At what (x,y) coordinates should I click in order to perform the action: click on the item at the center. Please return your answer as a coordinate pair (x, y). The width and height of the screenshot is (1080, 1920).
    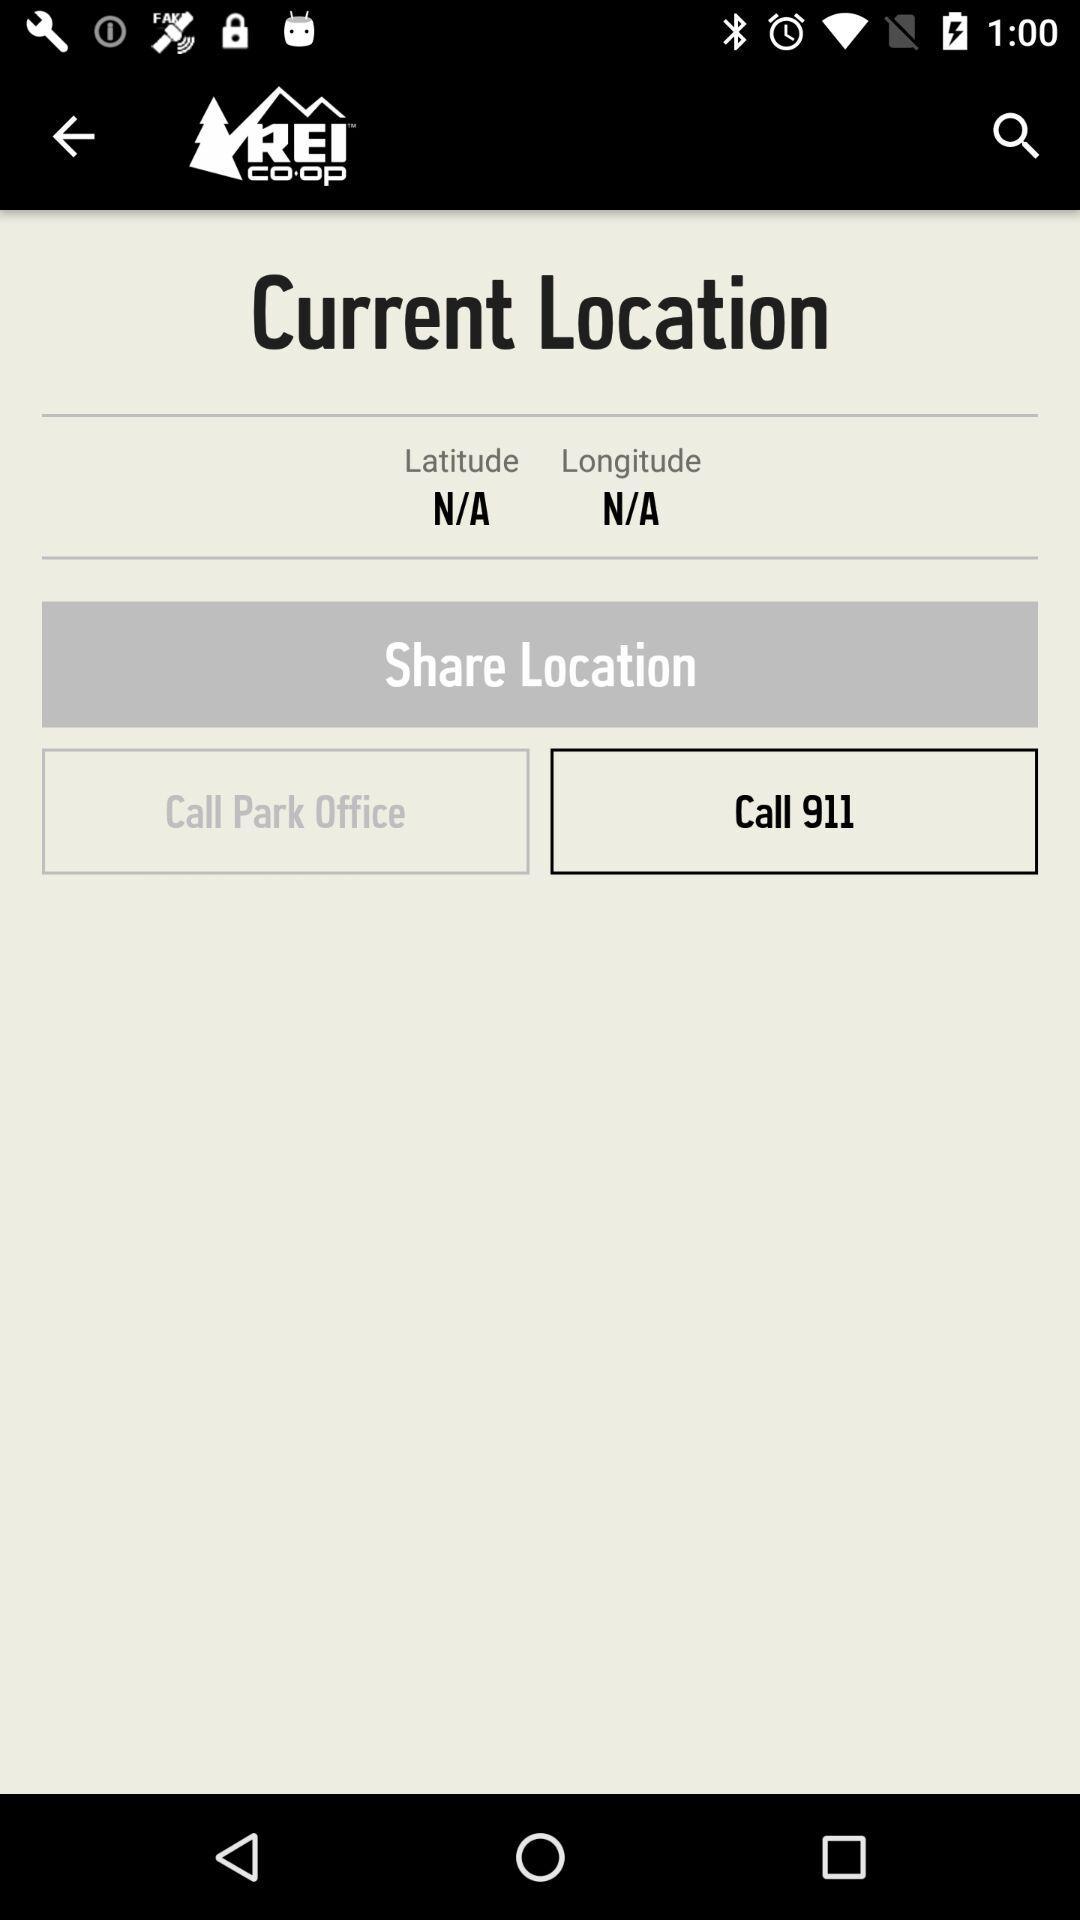
    Looking at the image, I should click on (540, 664).